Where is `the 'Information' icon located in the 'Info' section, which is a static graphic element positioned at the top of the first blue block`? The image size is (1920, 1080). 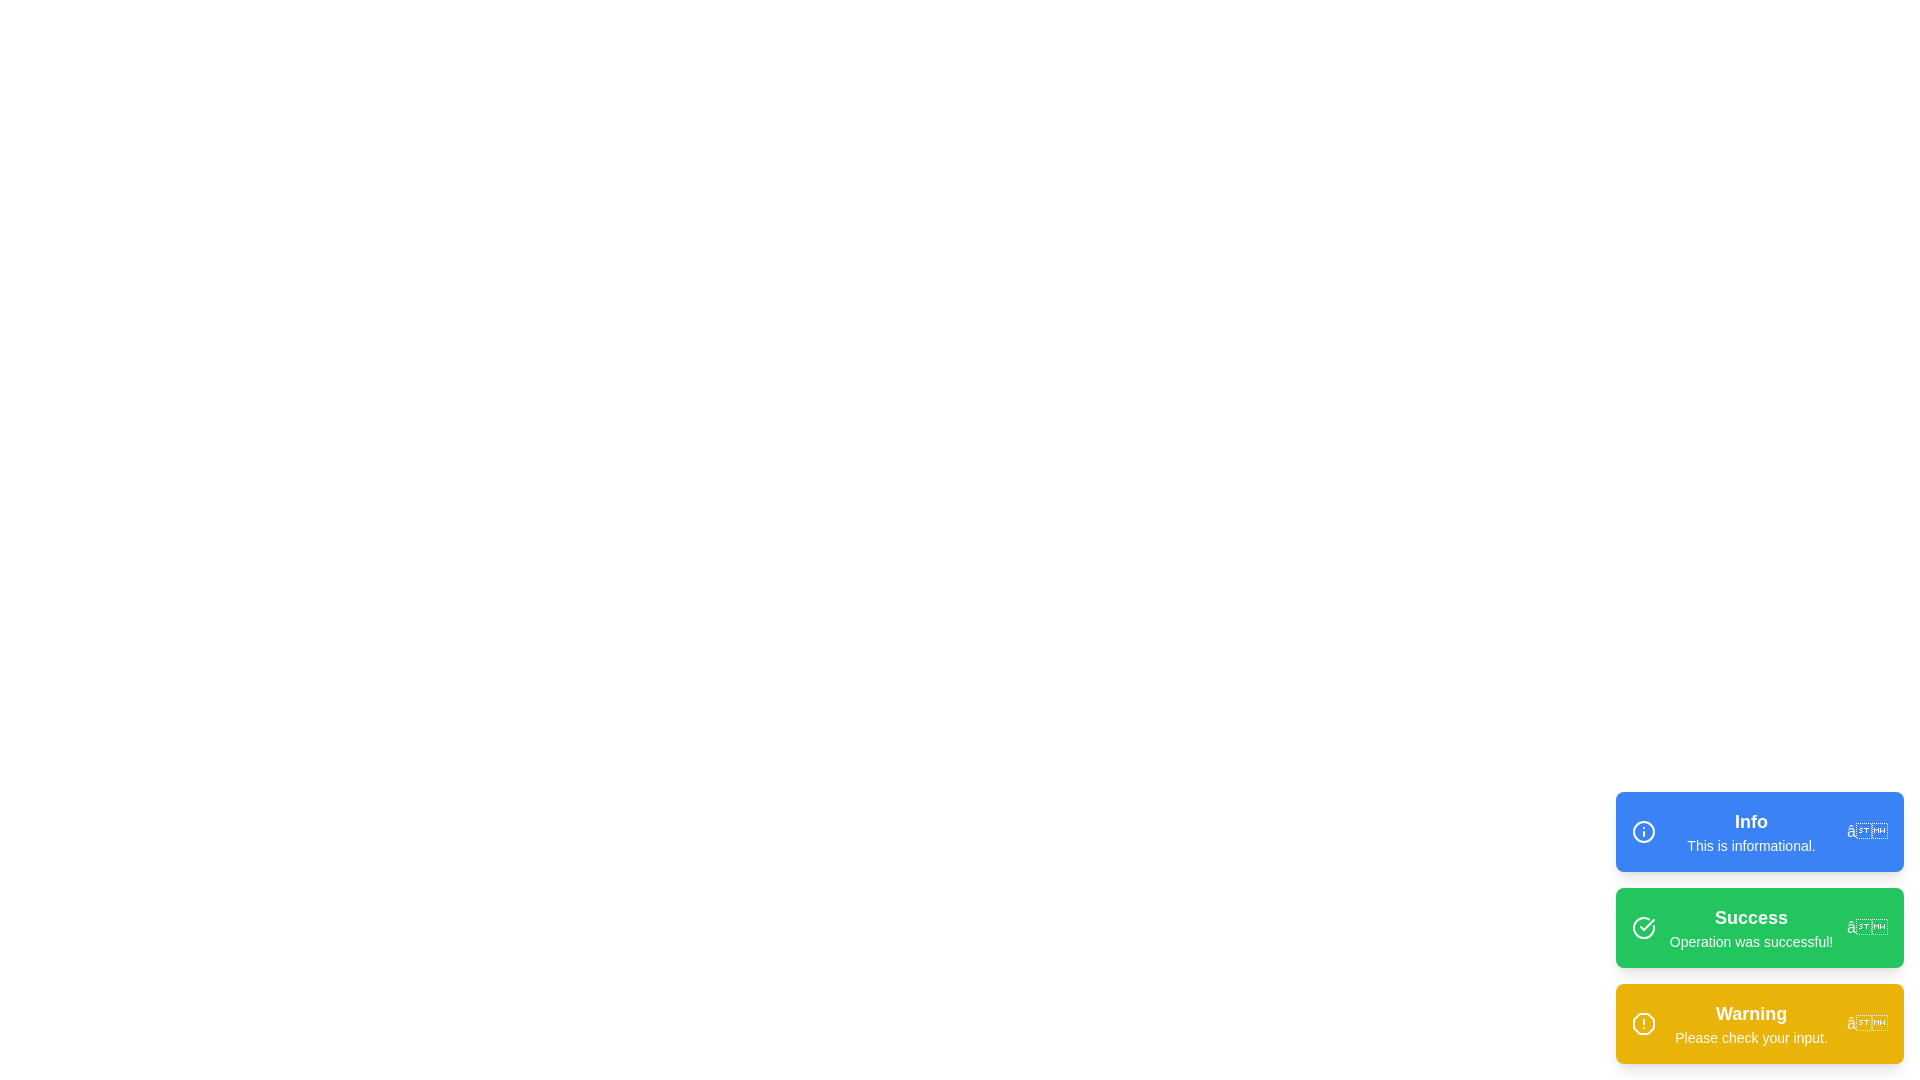
the 'Information' icon located in the 'Info' section, which is a static graphic element positioned at the top of the first blue block is located at coordinates (1643, 832).